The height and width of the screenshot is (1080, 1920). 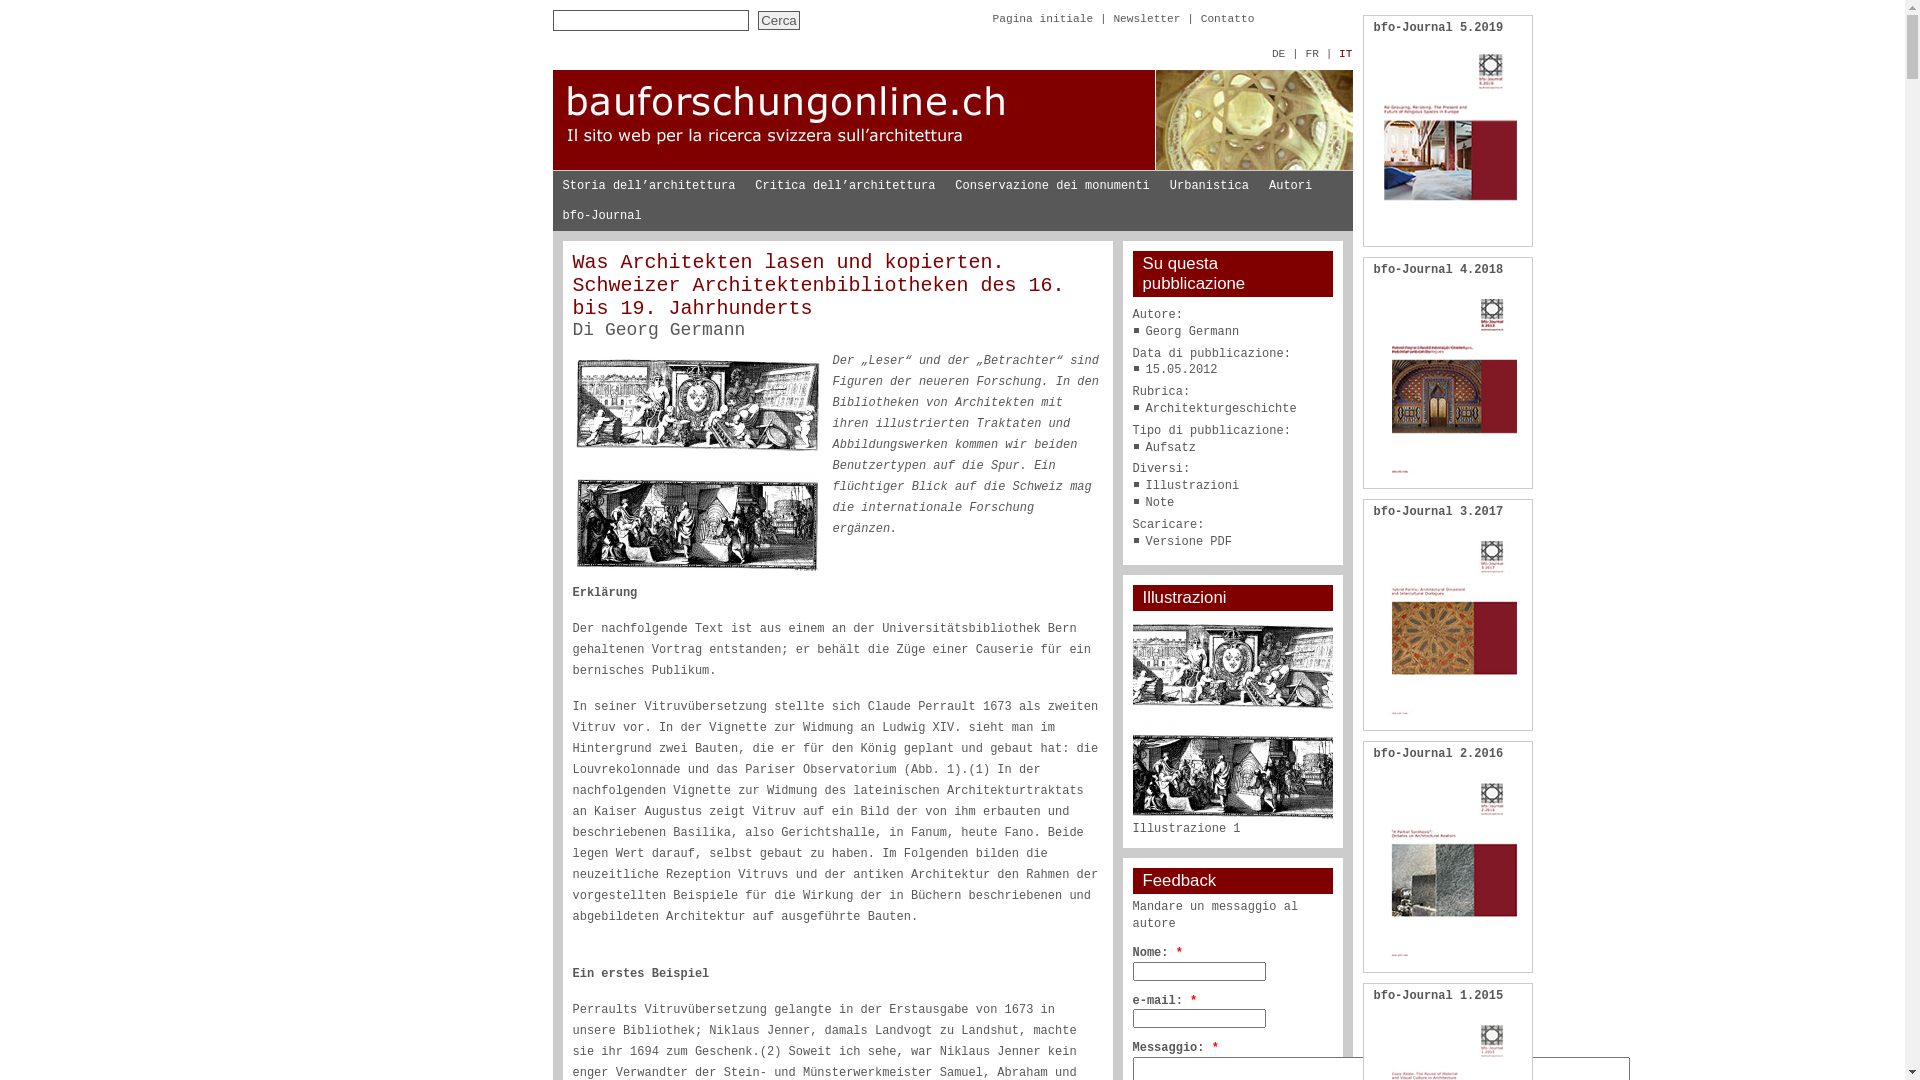 What do you see at coordinates (1438, 270) in the screenshot?
I see `'bfo-Journal 4.2018'` at bounding box center [1438, 270].